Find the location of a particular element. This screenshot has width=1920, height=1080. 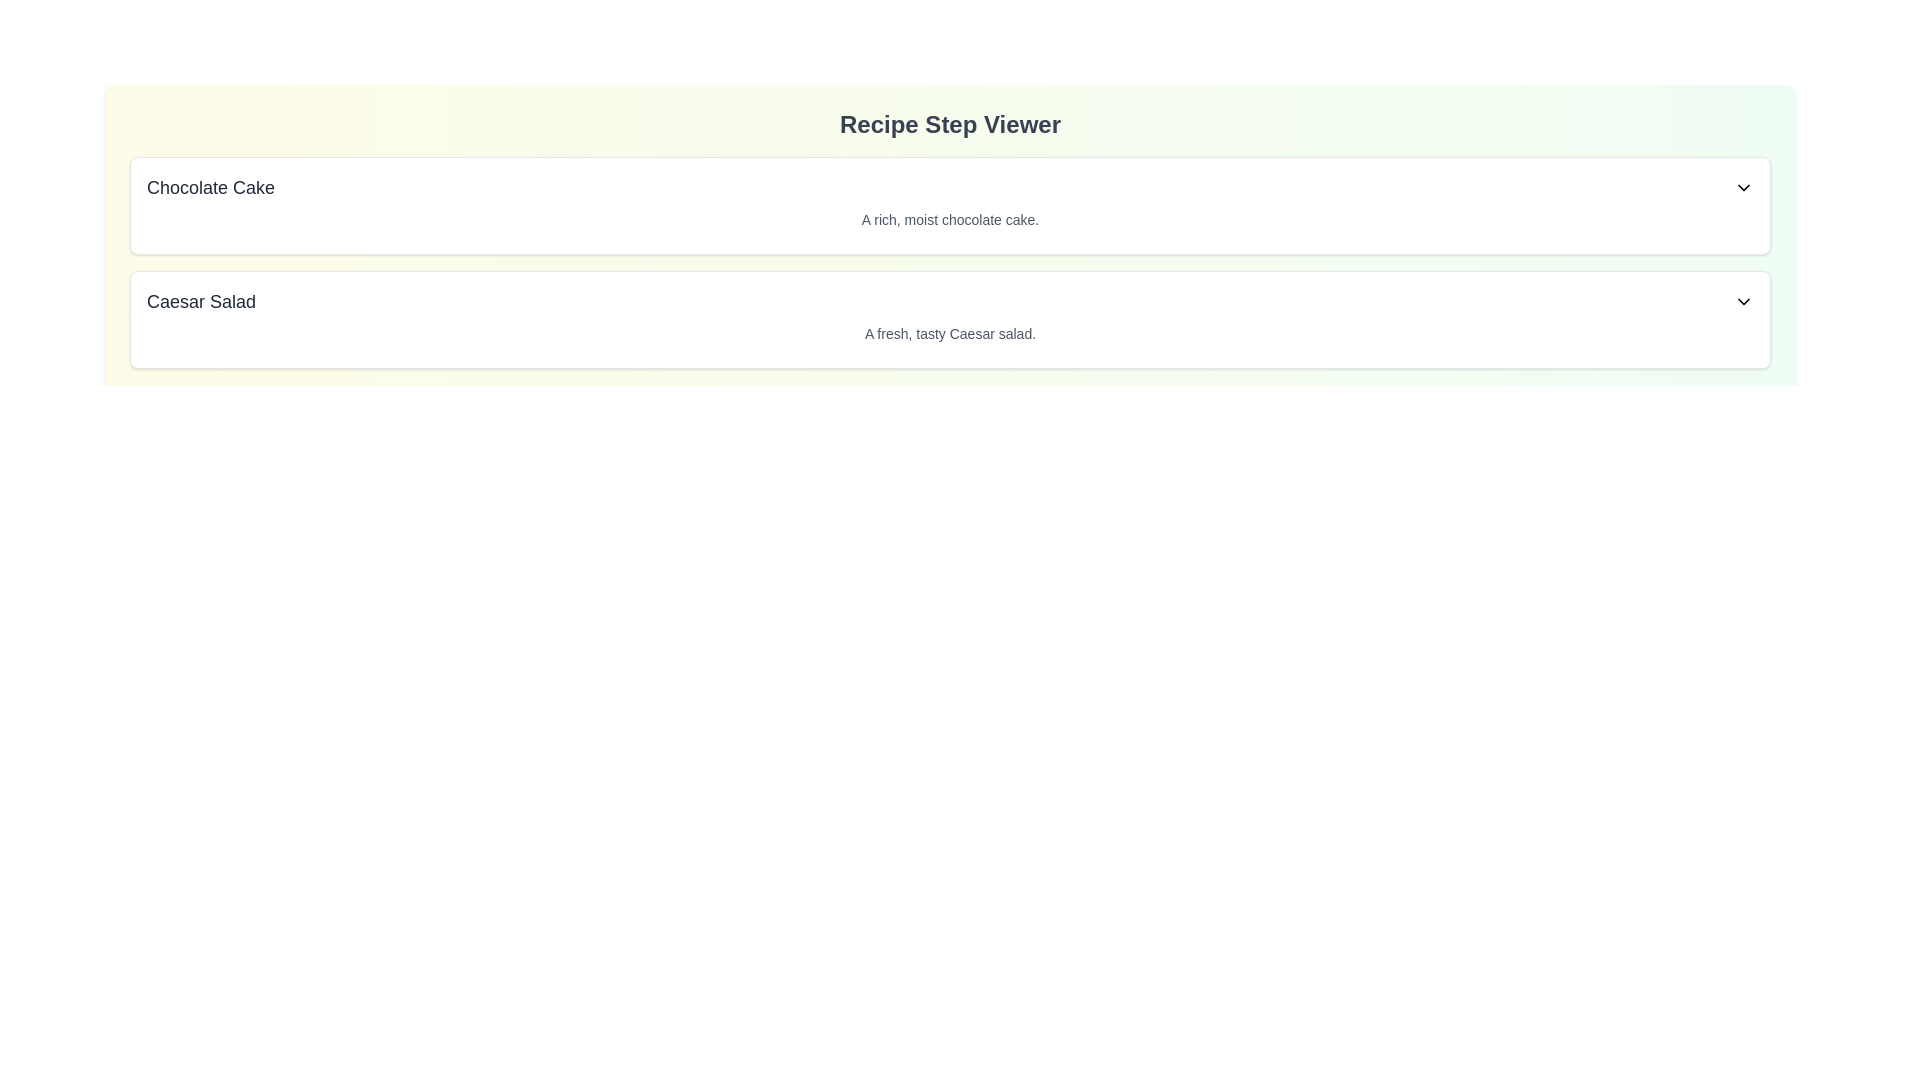

the downward-facing chevron icon button located at the rightmost position of the row titled 'Chocolate Cake' is located at coordinates (1742, 188).